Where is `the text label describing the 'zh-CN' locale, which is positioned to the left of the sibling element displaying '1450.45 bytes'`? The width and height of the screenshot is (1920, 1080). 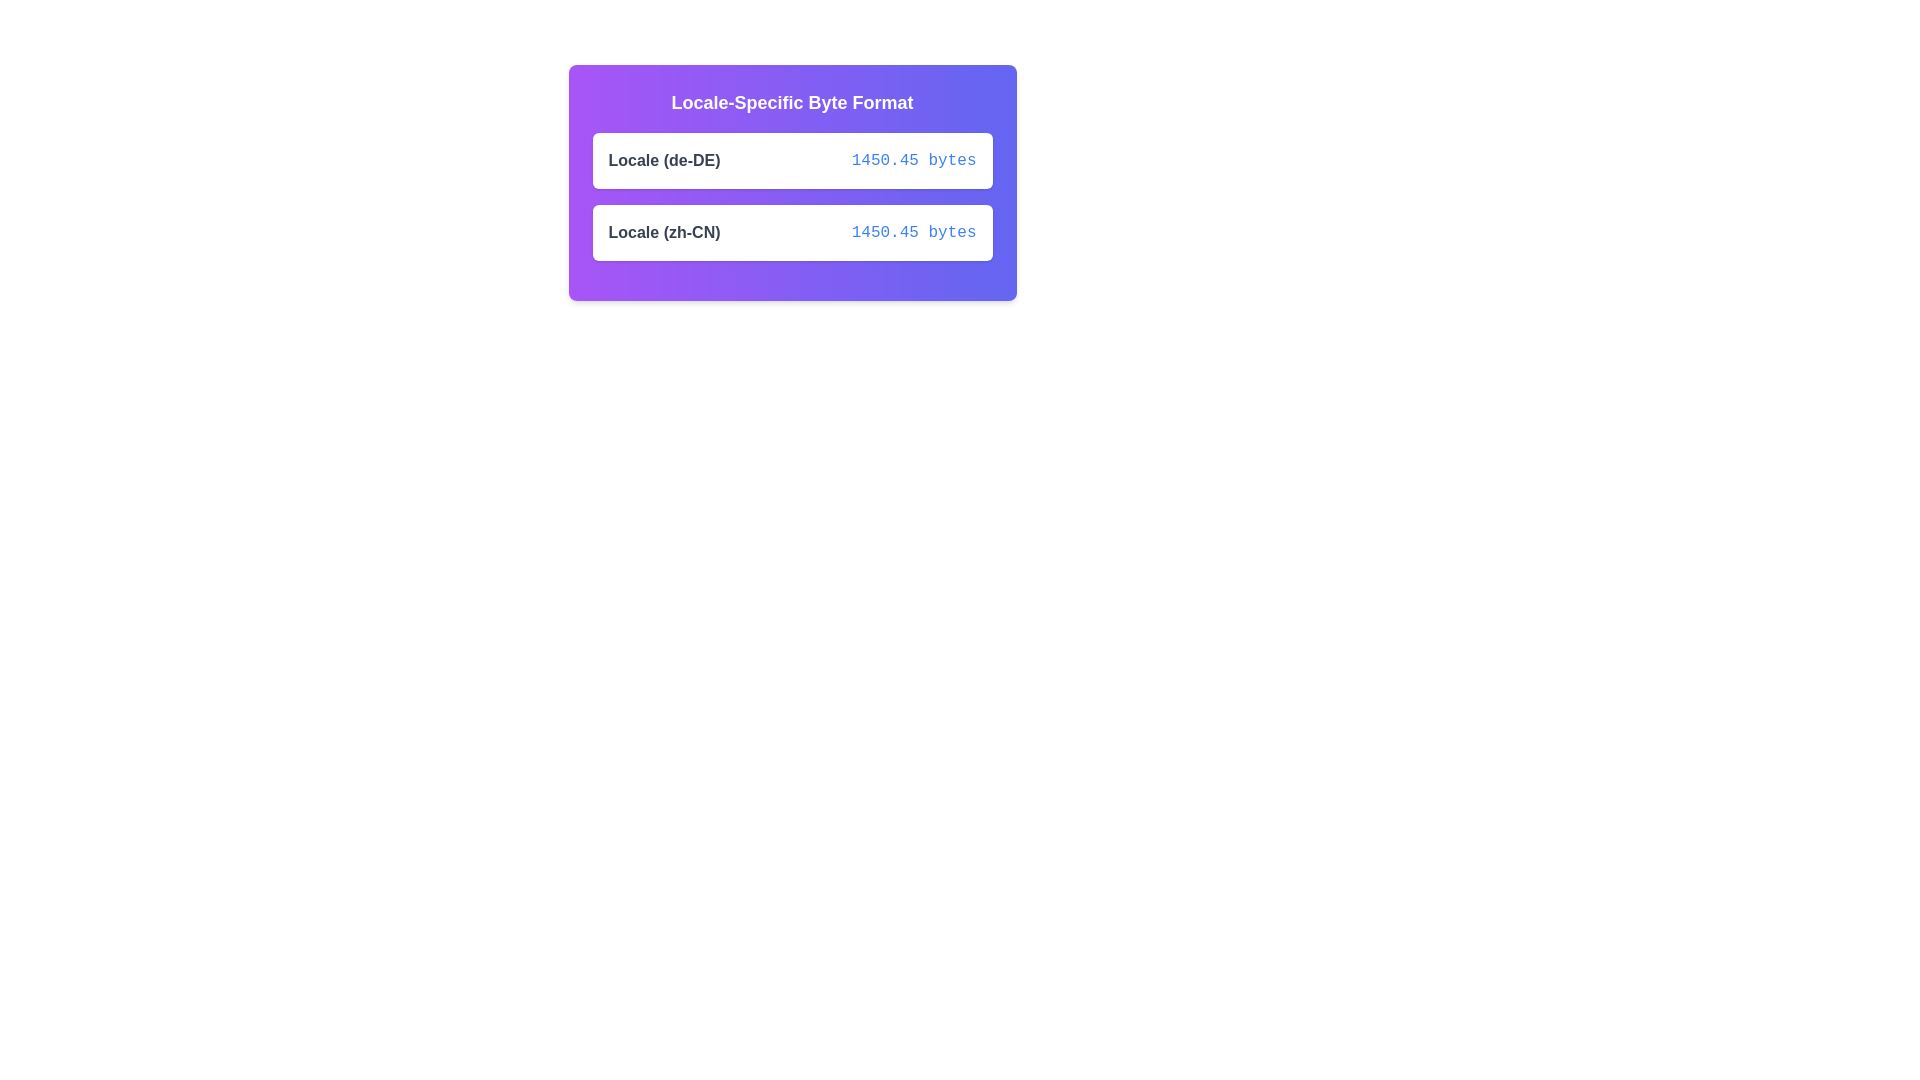 the text label describing the 'zh-CN' locale, which is positioned to the left of the sibling element displaying '1450.45 bytes' is located at coordinates (664, 231).